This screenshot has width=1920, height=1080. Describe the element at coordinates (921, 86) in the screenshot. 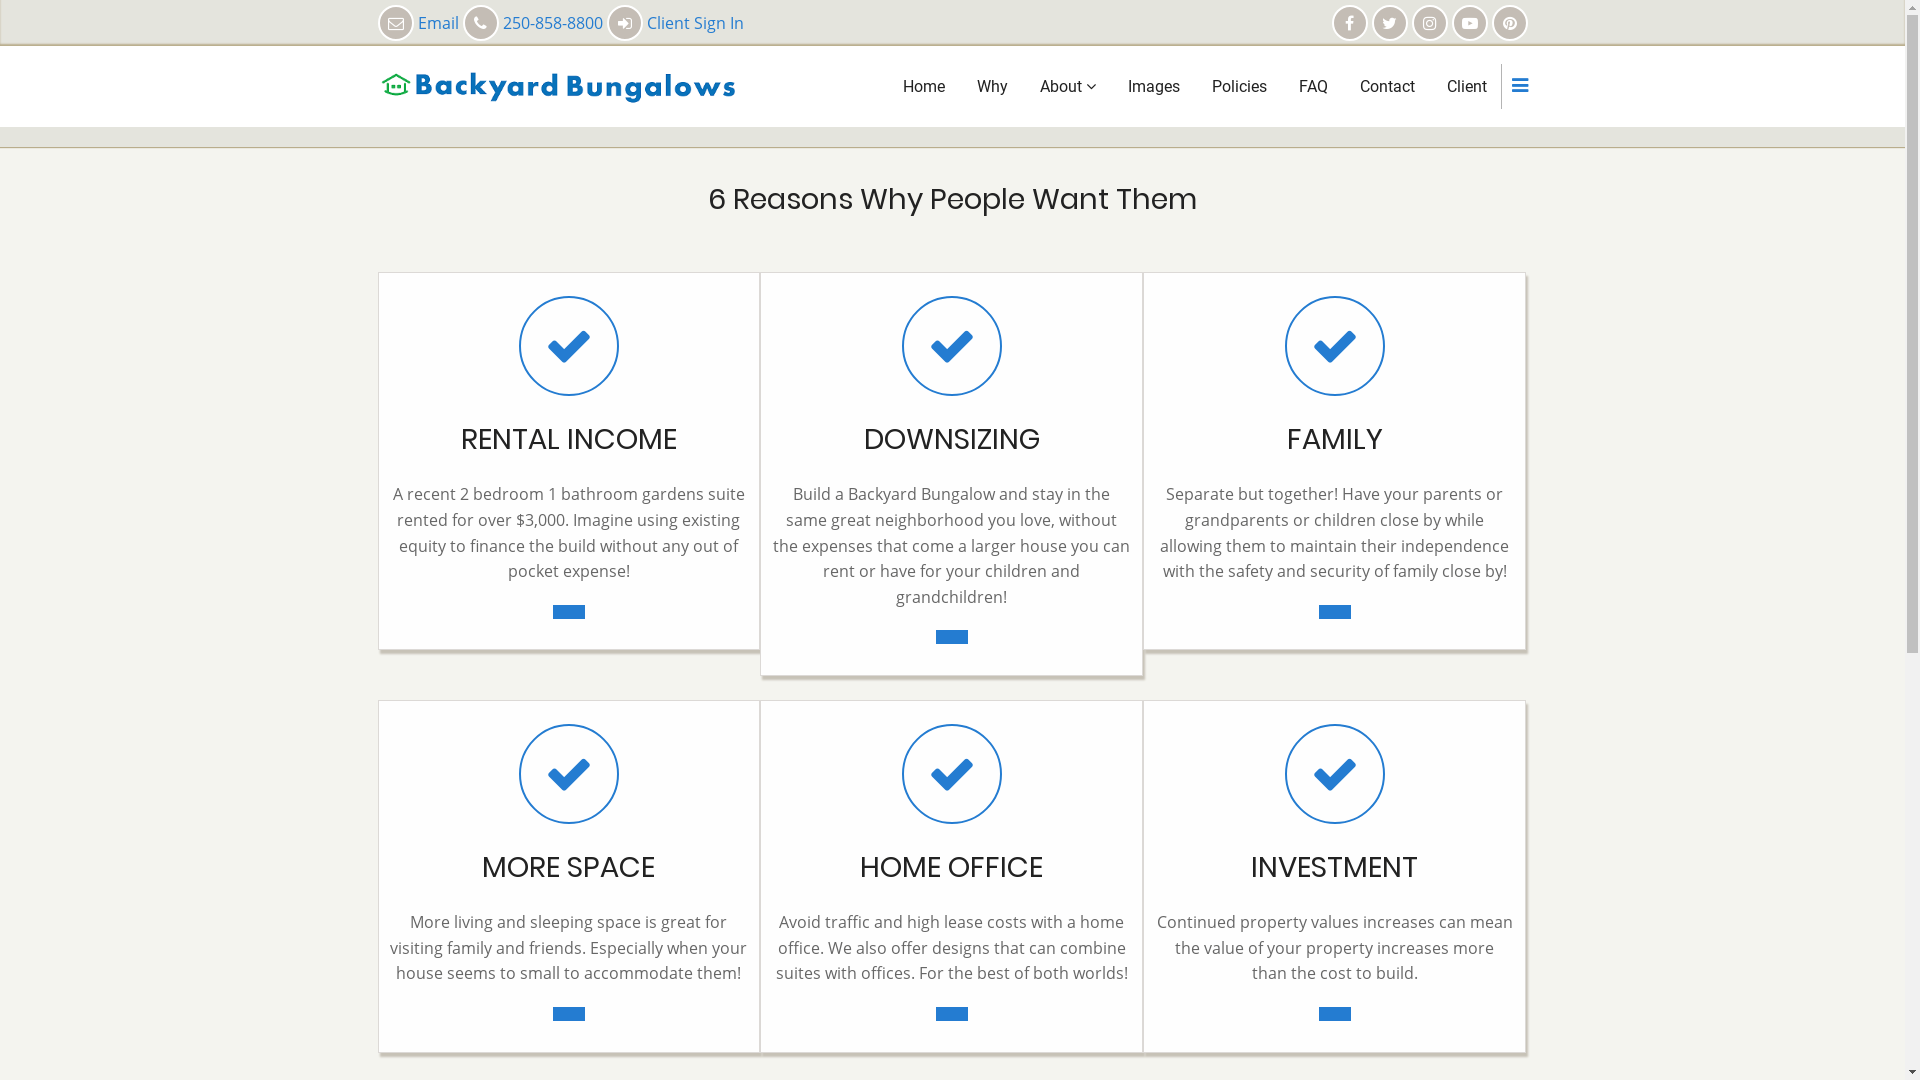

I see `'Home'` at that location.